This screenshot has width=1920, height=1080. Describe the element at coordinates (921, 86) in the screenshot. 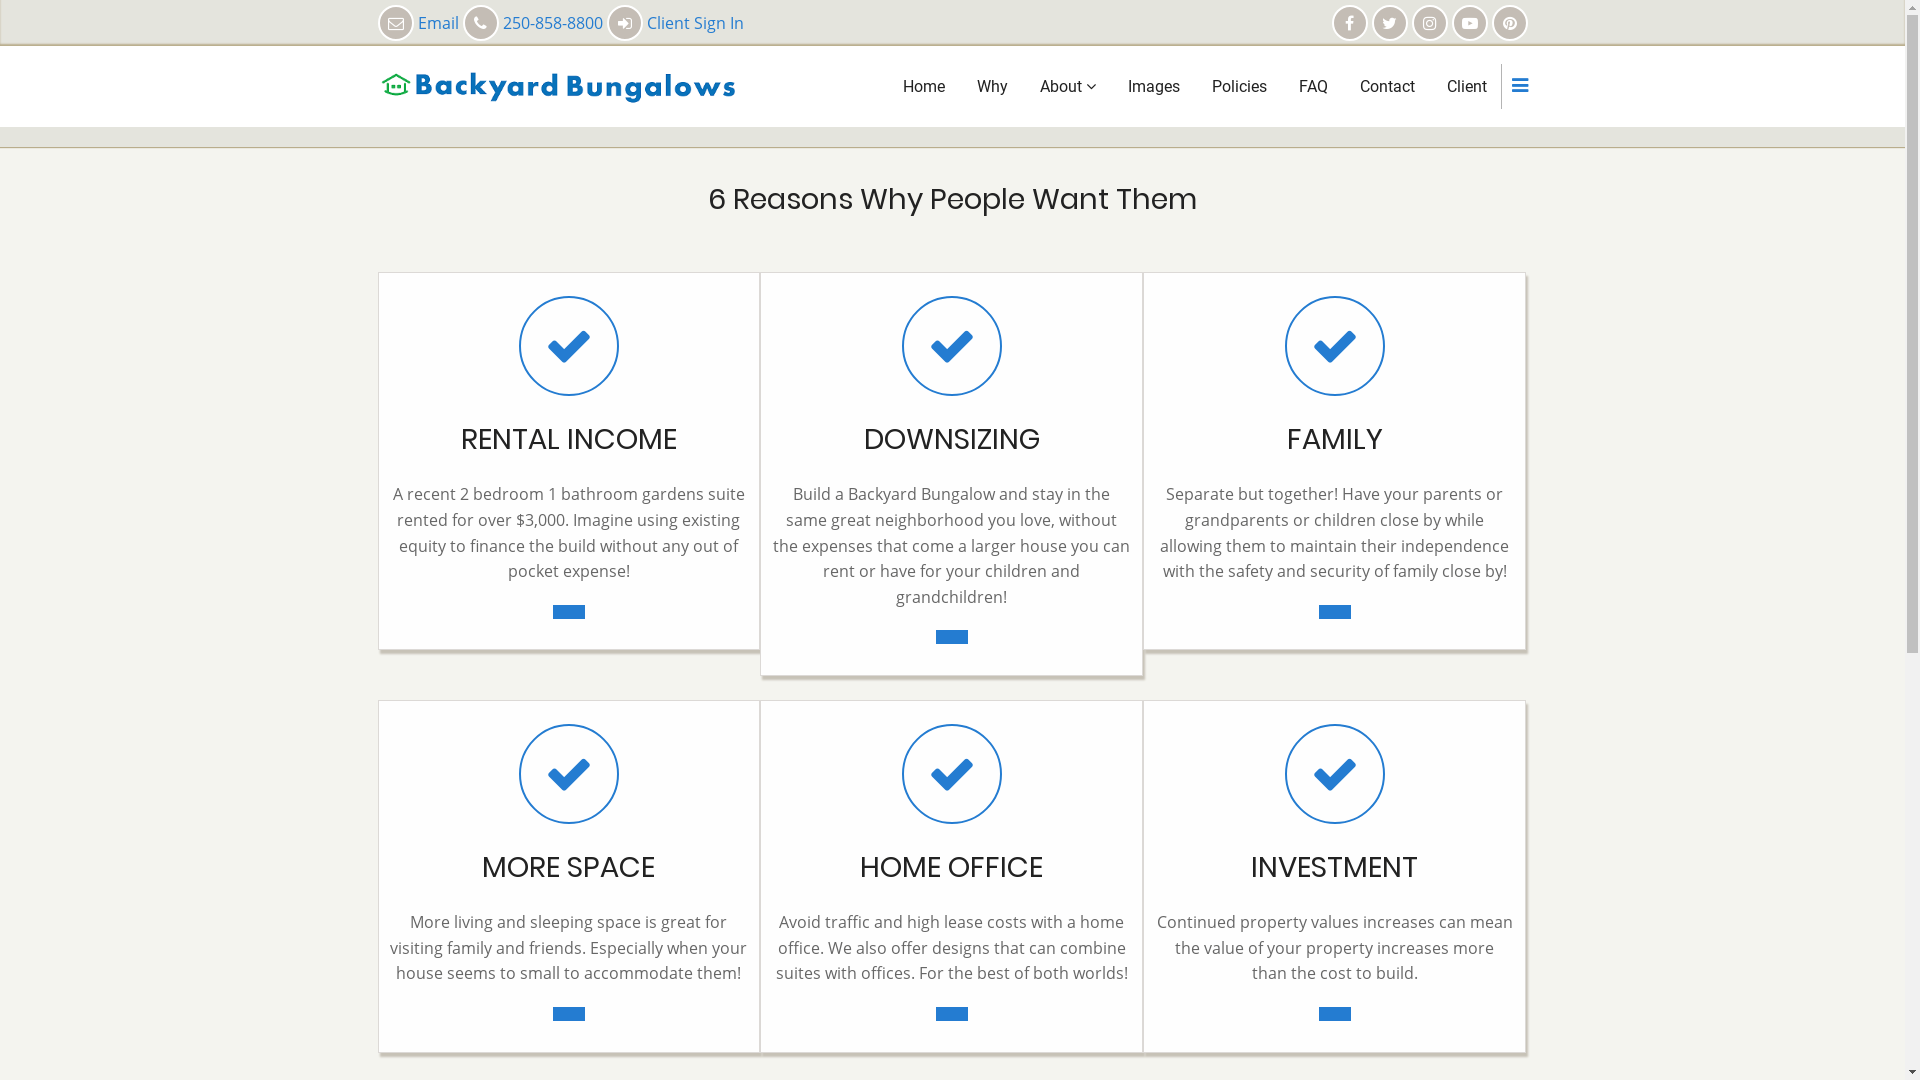

I see `'Home'` at that location.